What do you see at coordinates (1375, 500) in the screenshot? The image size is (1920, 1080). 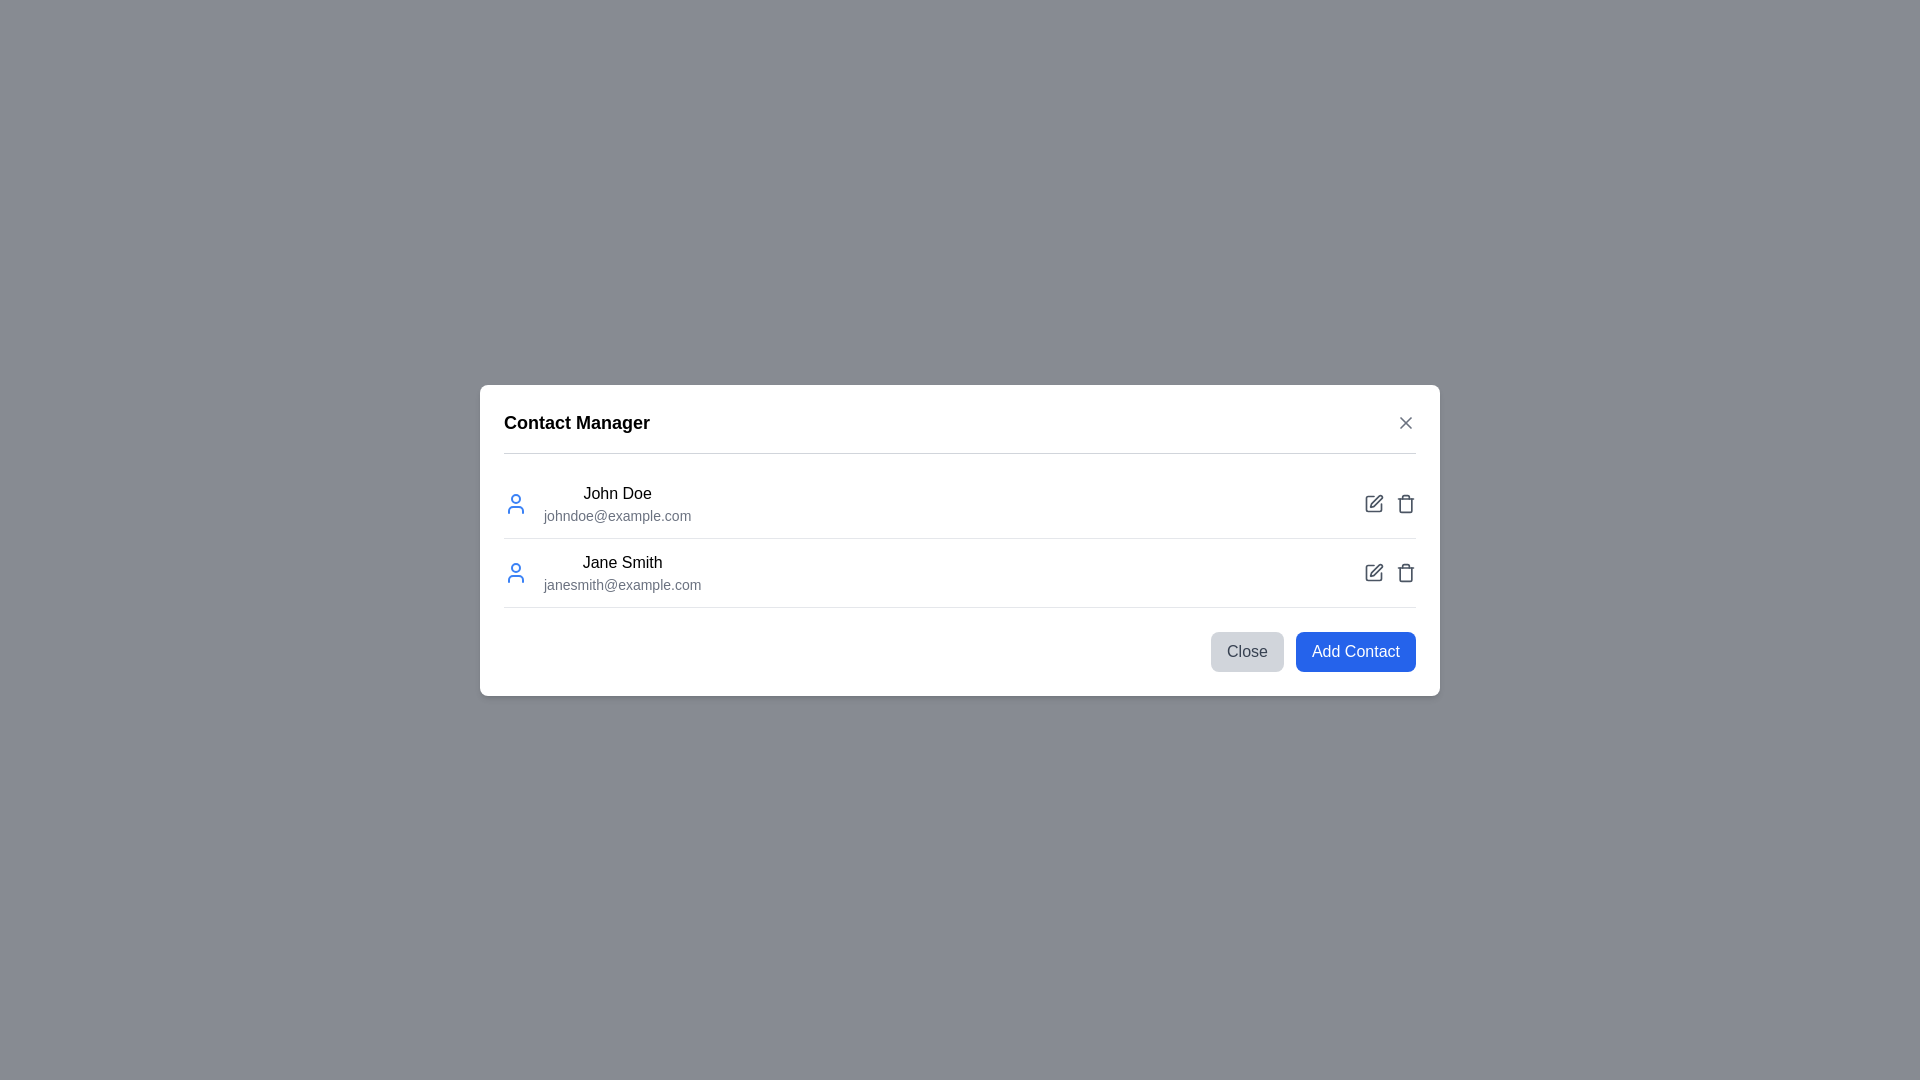 I see `the clickable edit icon located to the right of the second contact entry, which allows the user to modify the contact's information` at bounding box center [1375, 500].